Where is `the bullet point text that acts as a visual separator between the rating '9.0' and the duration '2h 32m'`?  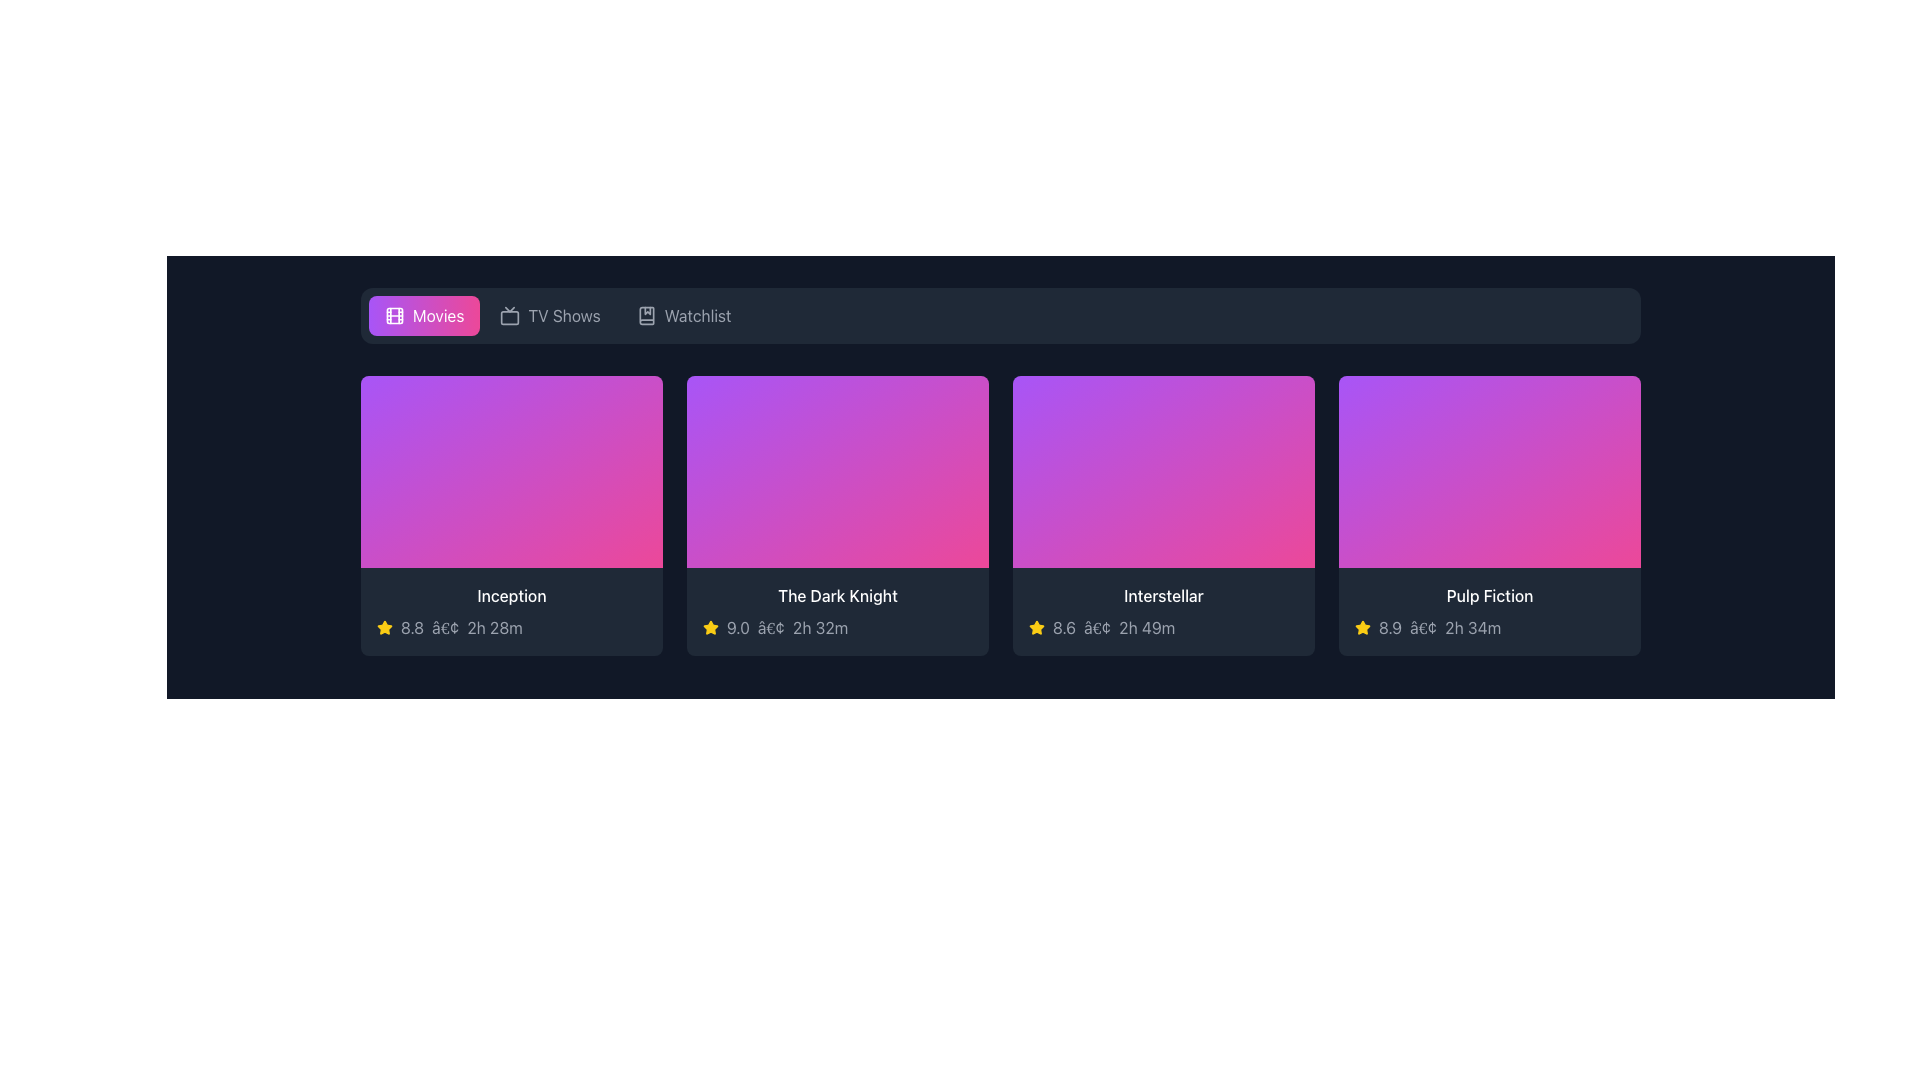
the bullet point text that acts as a visual separator between the rating '9.0' and the duration '2h 32m' is located at coordinates (770, 627).